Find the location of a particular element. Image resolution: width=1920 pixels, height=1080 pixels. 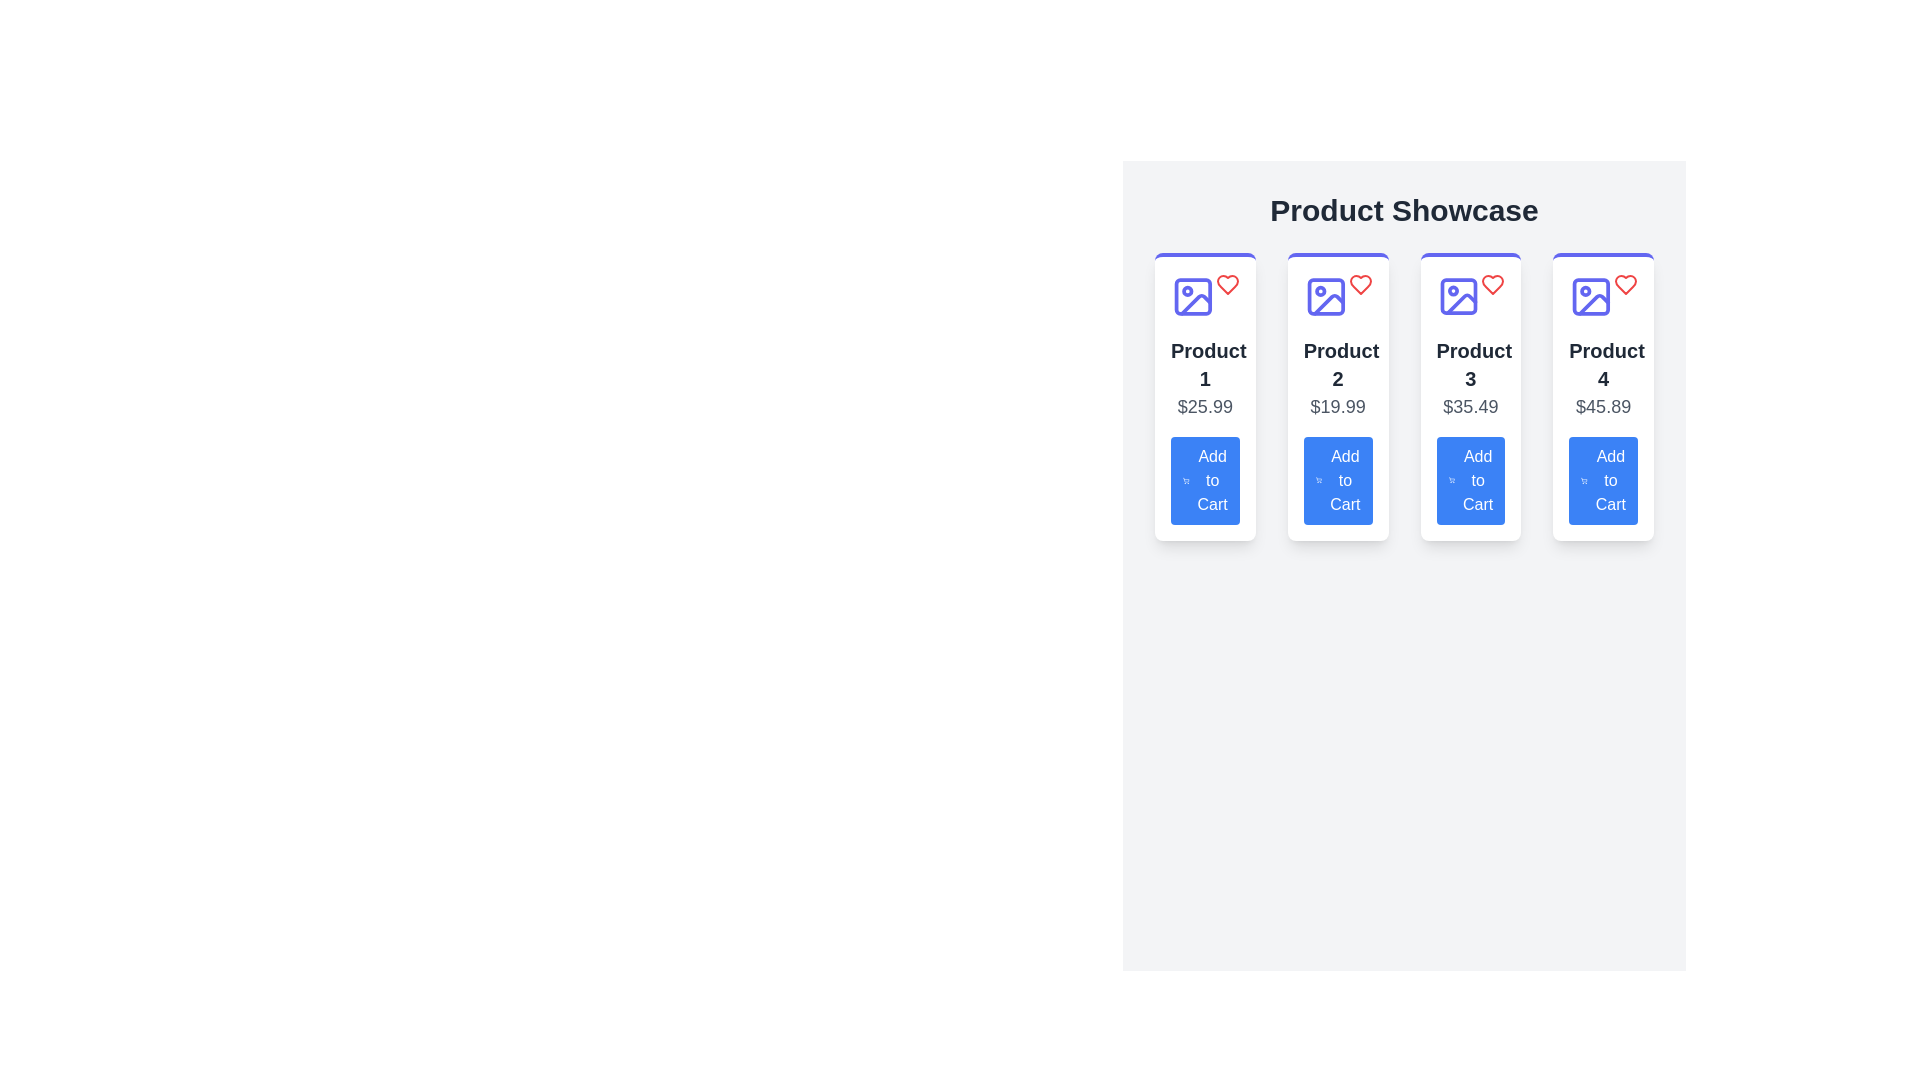

the text label displaying 'Product 3', which is styled with a bold font and located at the top of the third product card is located at coordinates (1470, 365).